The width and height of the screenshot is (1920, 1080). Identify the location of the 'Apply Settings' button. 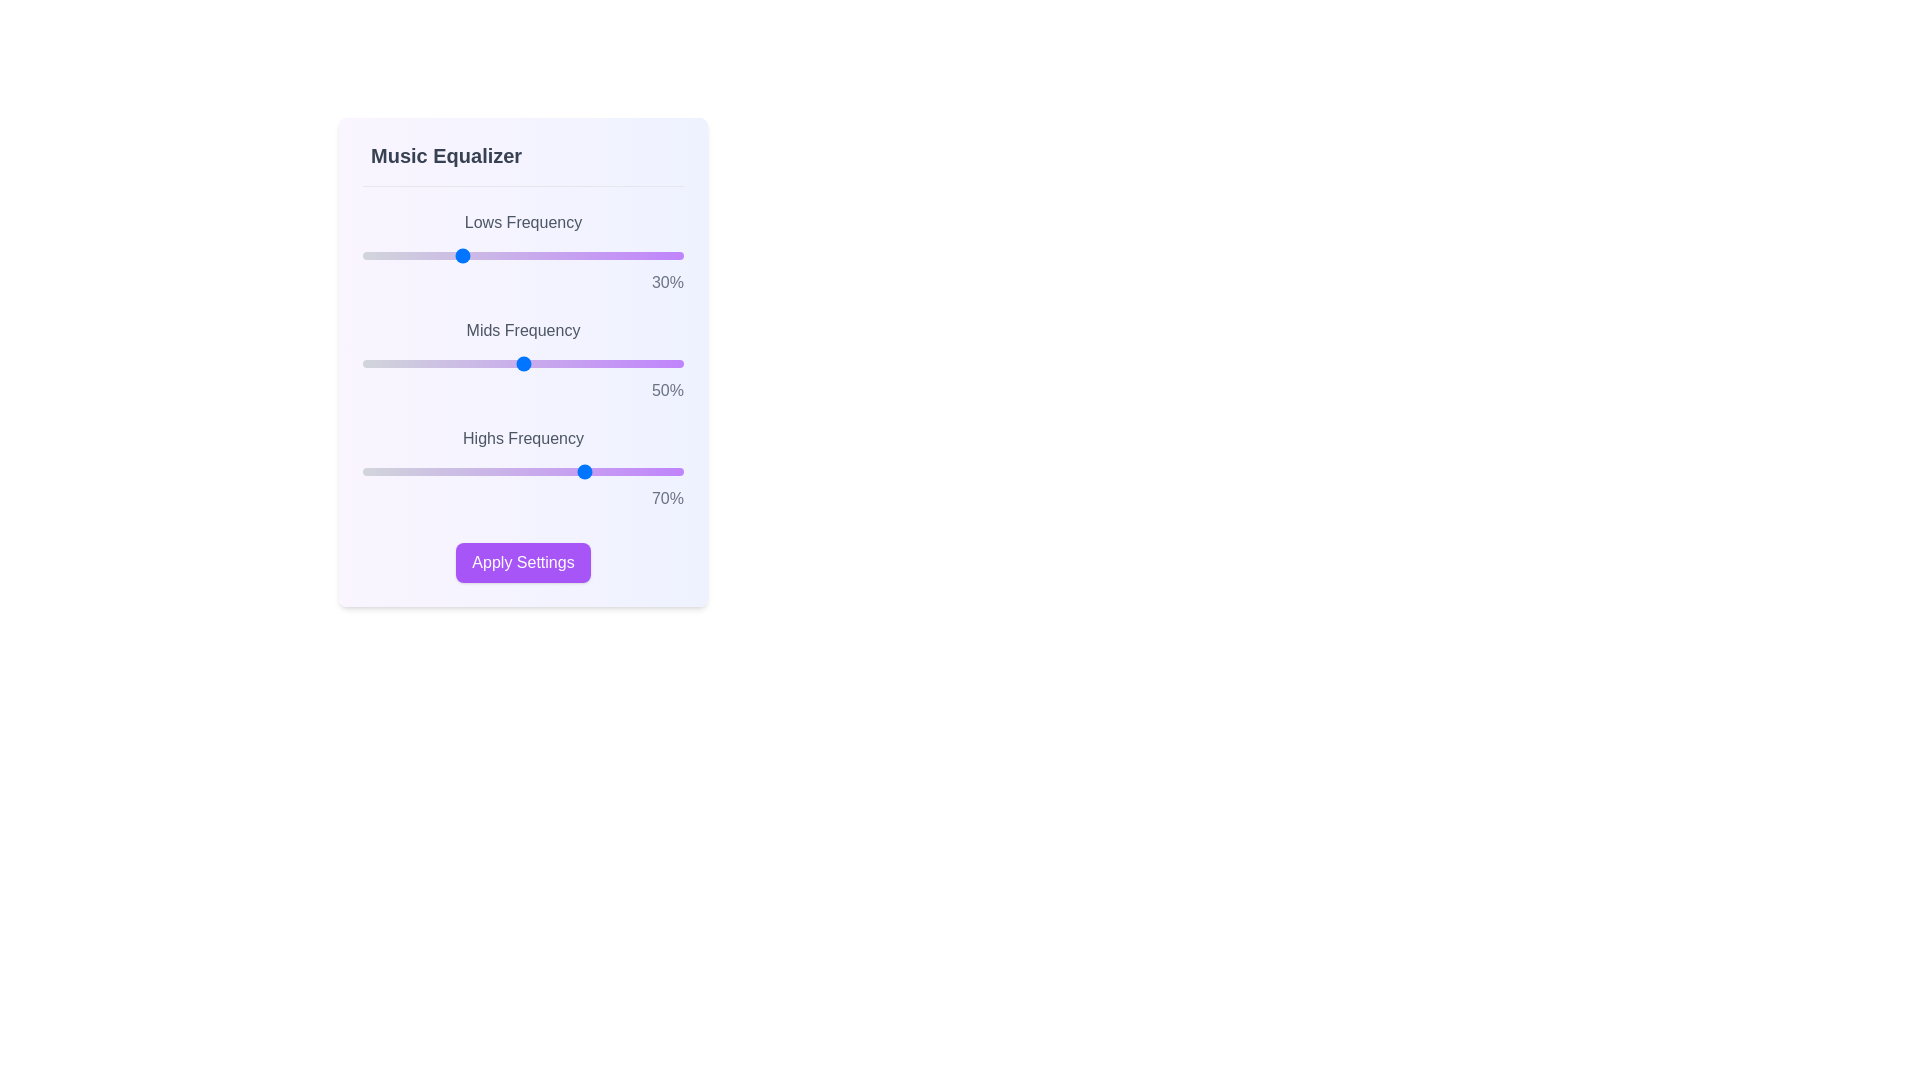
(523, 563).